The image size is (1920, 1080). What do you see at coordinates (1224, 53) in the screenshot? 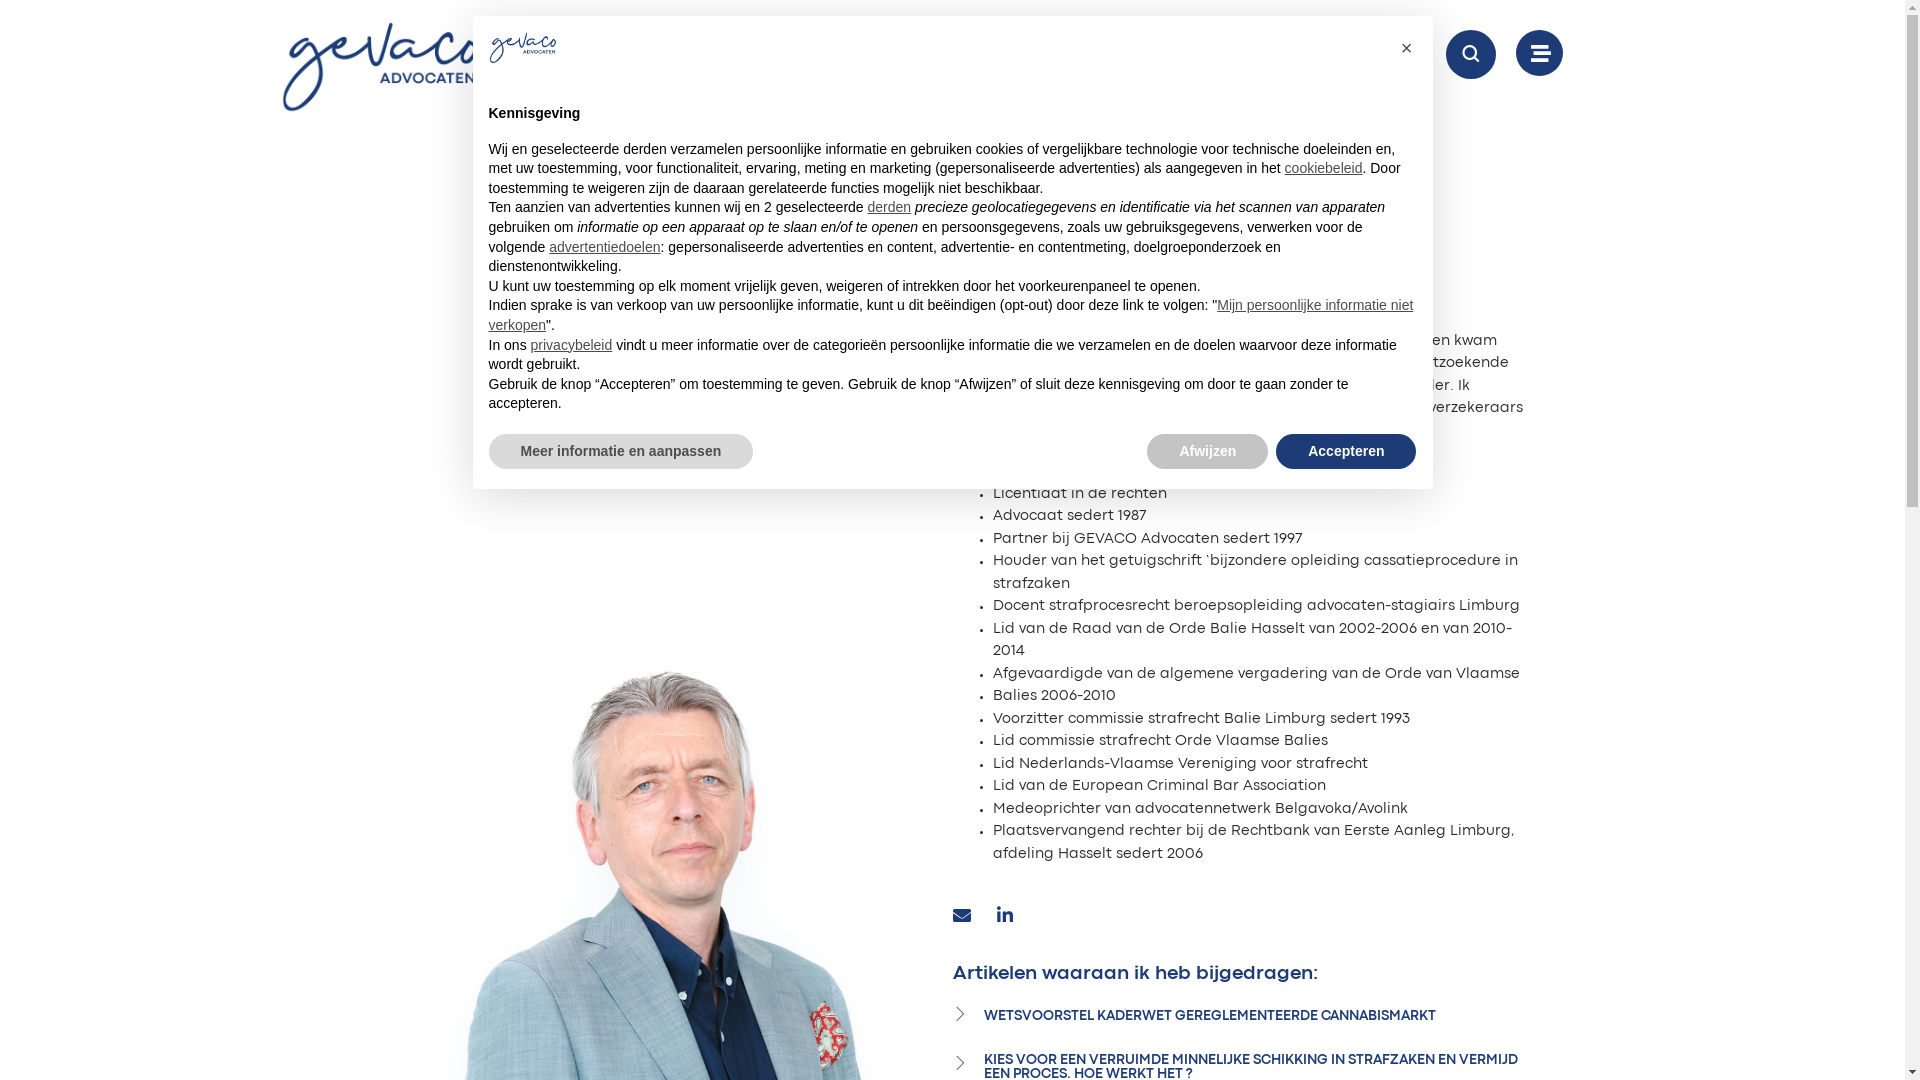
I see `'CONTACTEER ONS'` at bounding box center [1224, 53].